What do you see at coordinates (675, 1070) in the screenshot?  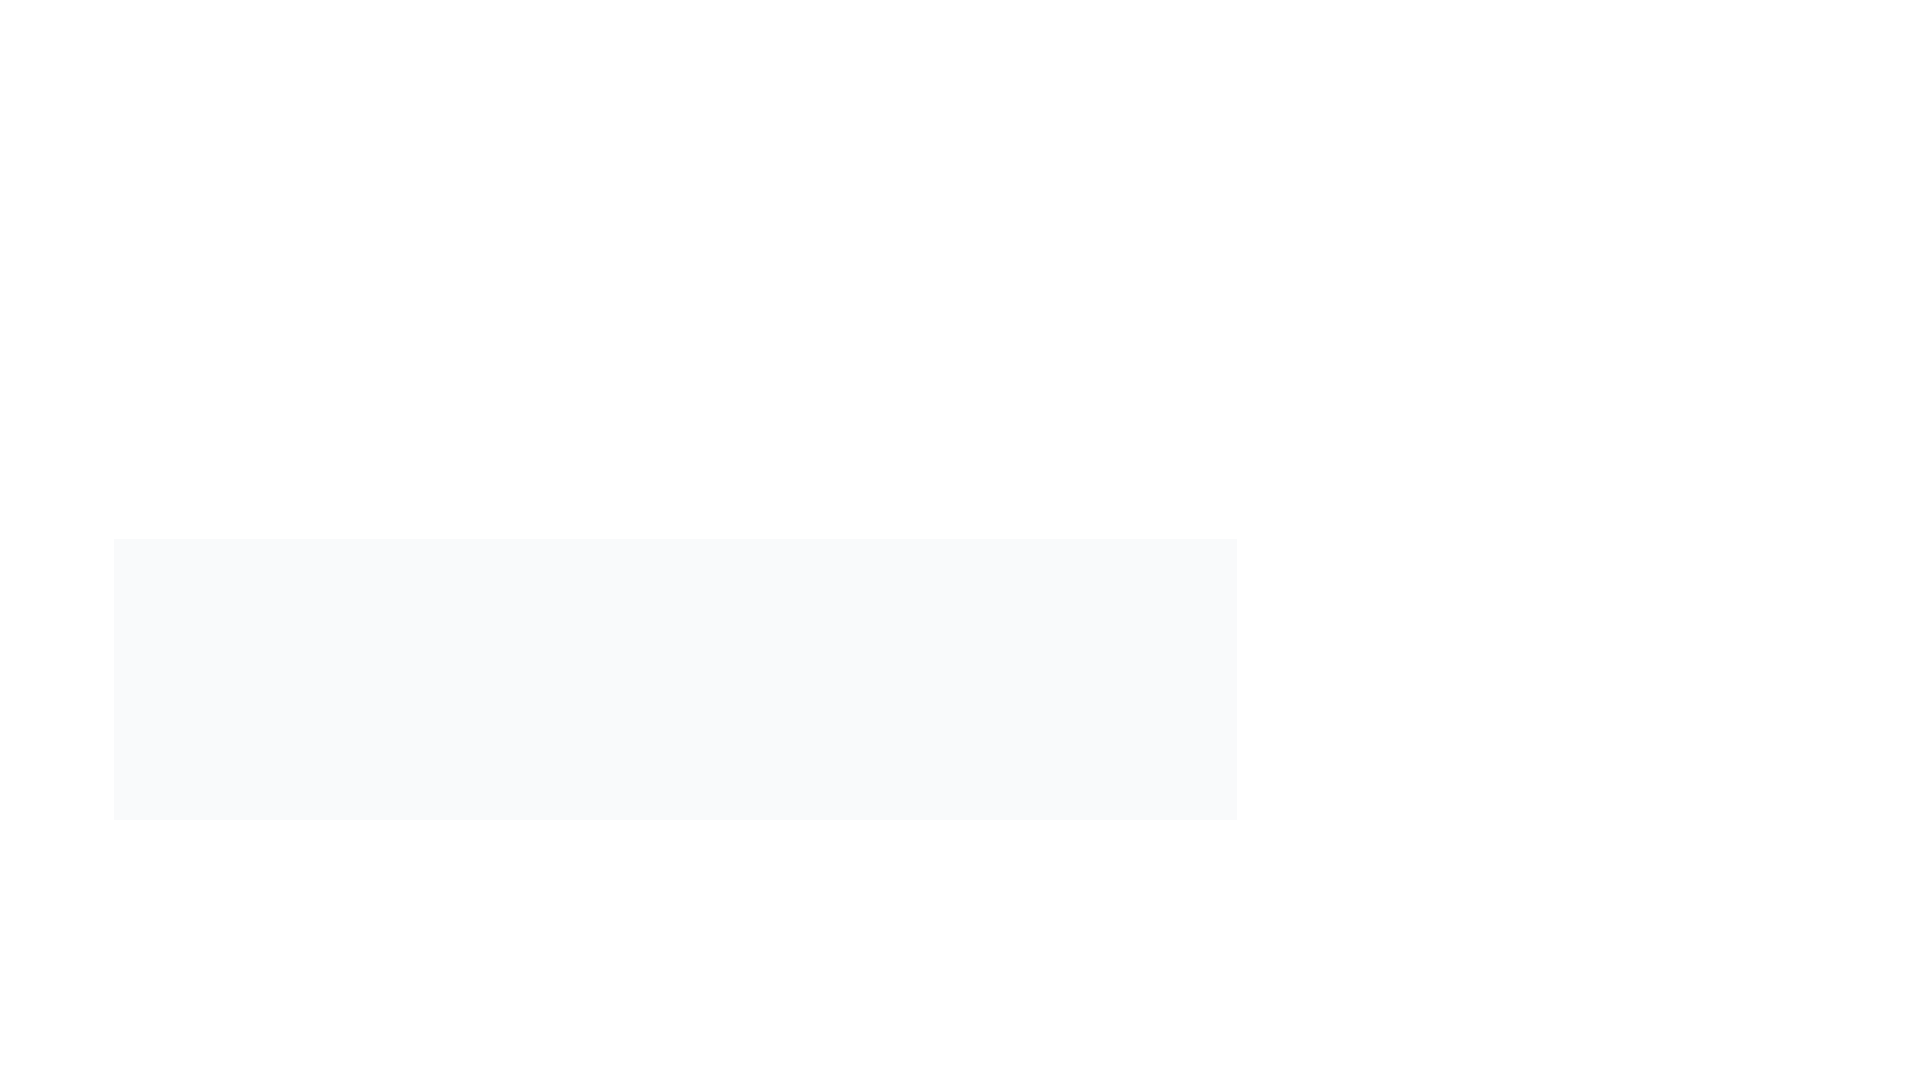 I see `the horizontal range slider input which allows users to adjust a value from 0 to 100, currently set to 50, located below the percentage indicators '0%' and '100%'` at bounding box center [675, 1070].